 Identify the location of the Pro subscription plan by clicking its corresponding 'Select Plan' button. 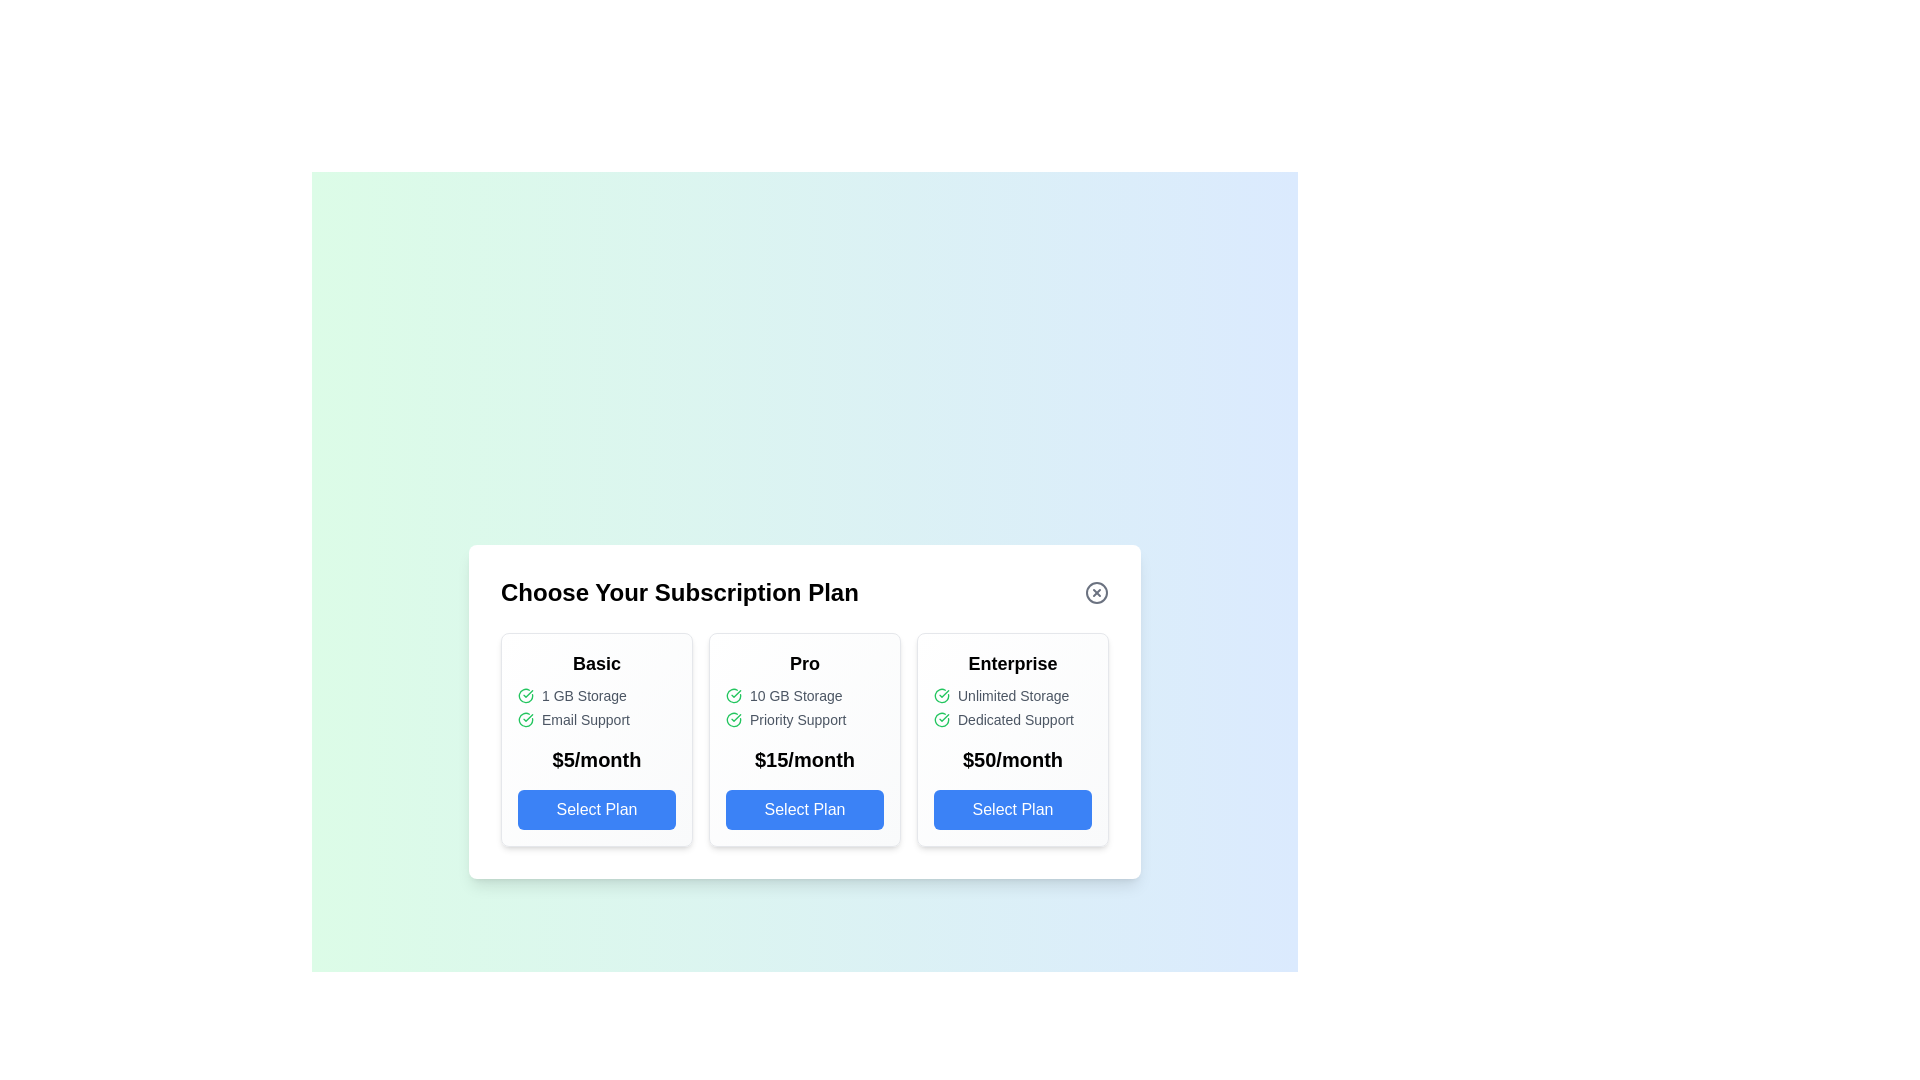
(805, 810).